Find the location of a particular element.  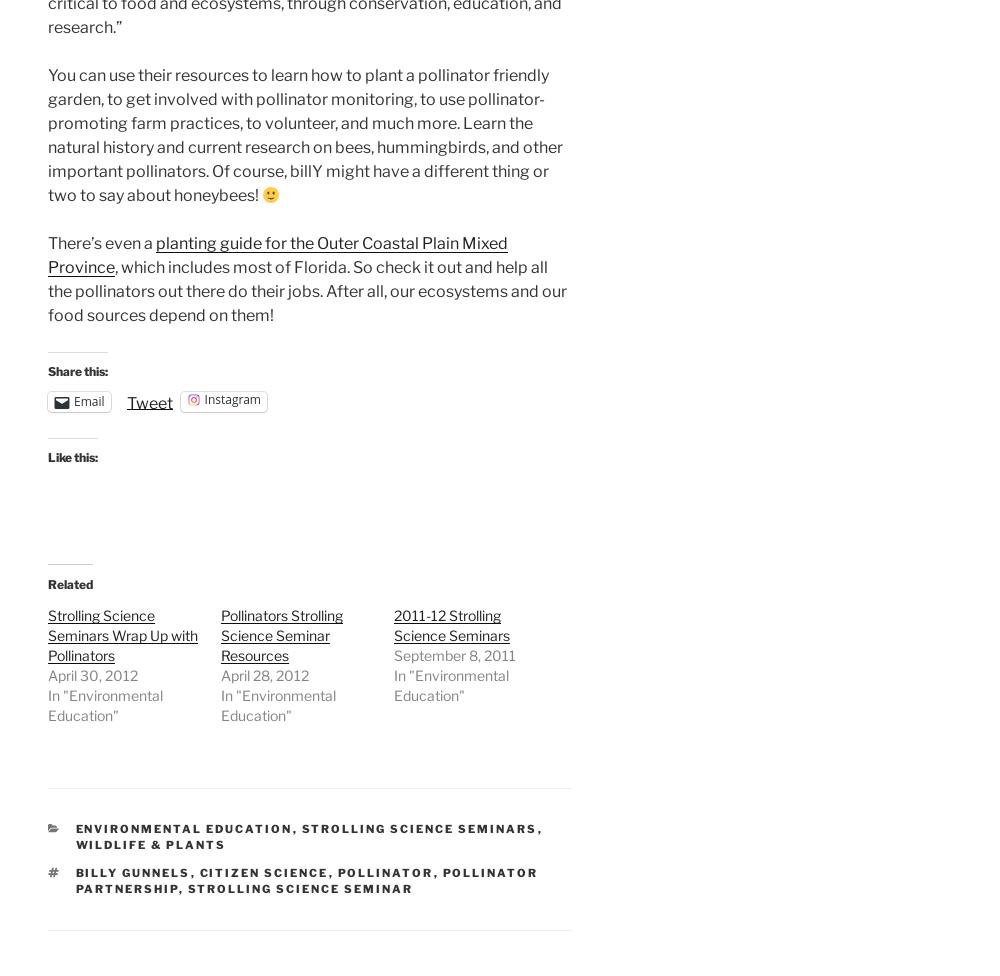

'Instagram' is located at coordinates (231, 397).